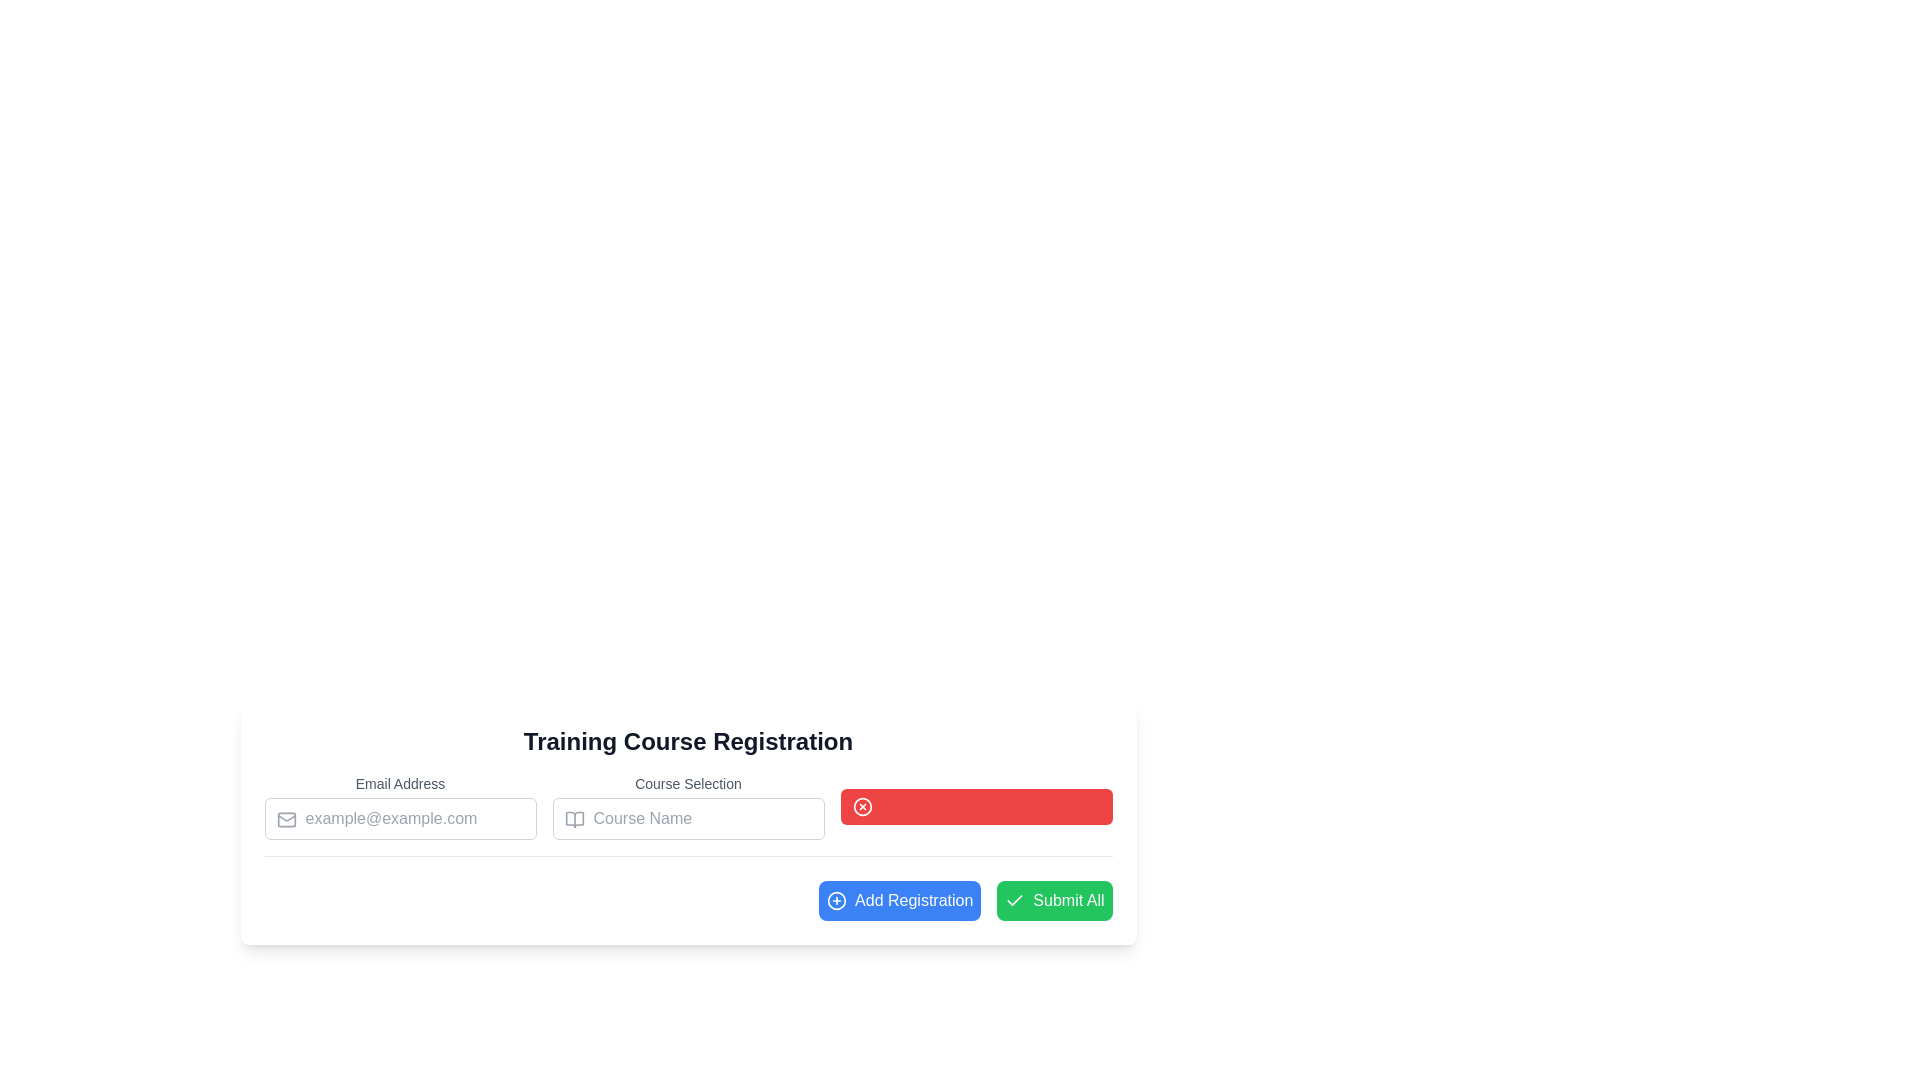  I want to click on the 'Email Address' label, which is styled with a small font size and gray color, positioned above the input field in the 'Training Course Registration' form, so click(400, 805).